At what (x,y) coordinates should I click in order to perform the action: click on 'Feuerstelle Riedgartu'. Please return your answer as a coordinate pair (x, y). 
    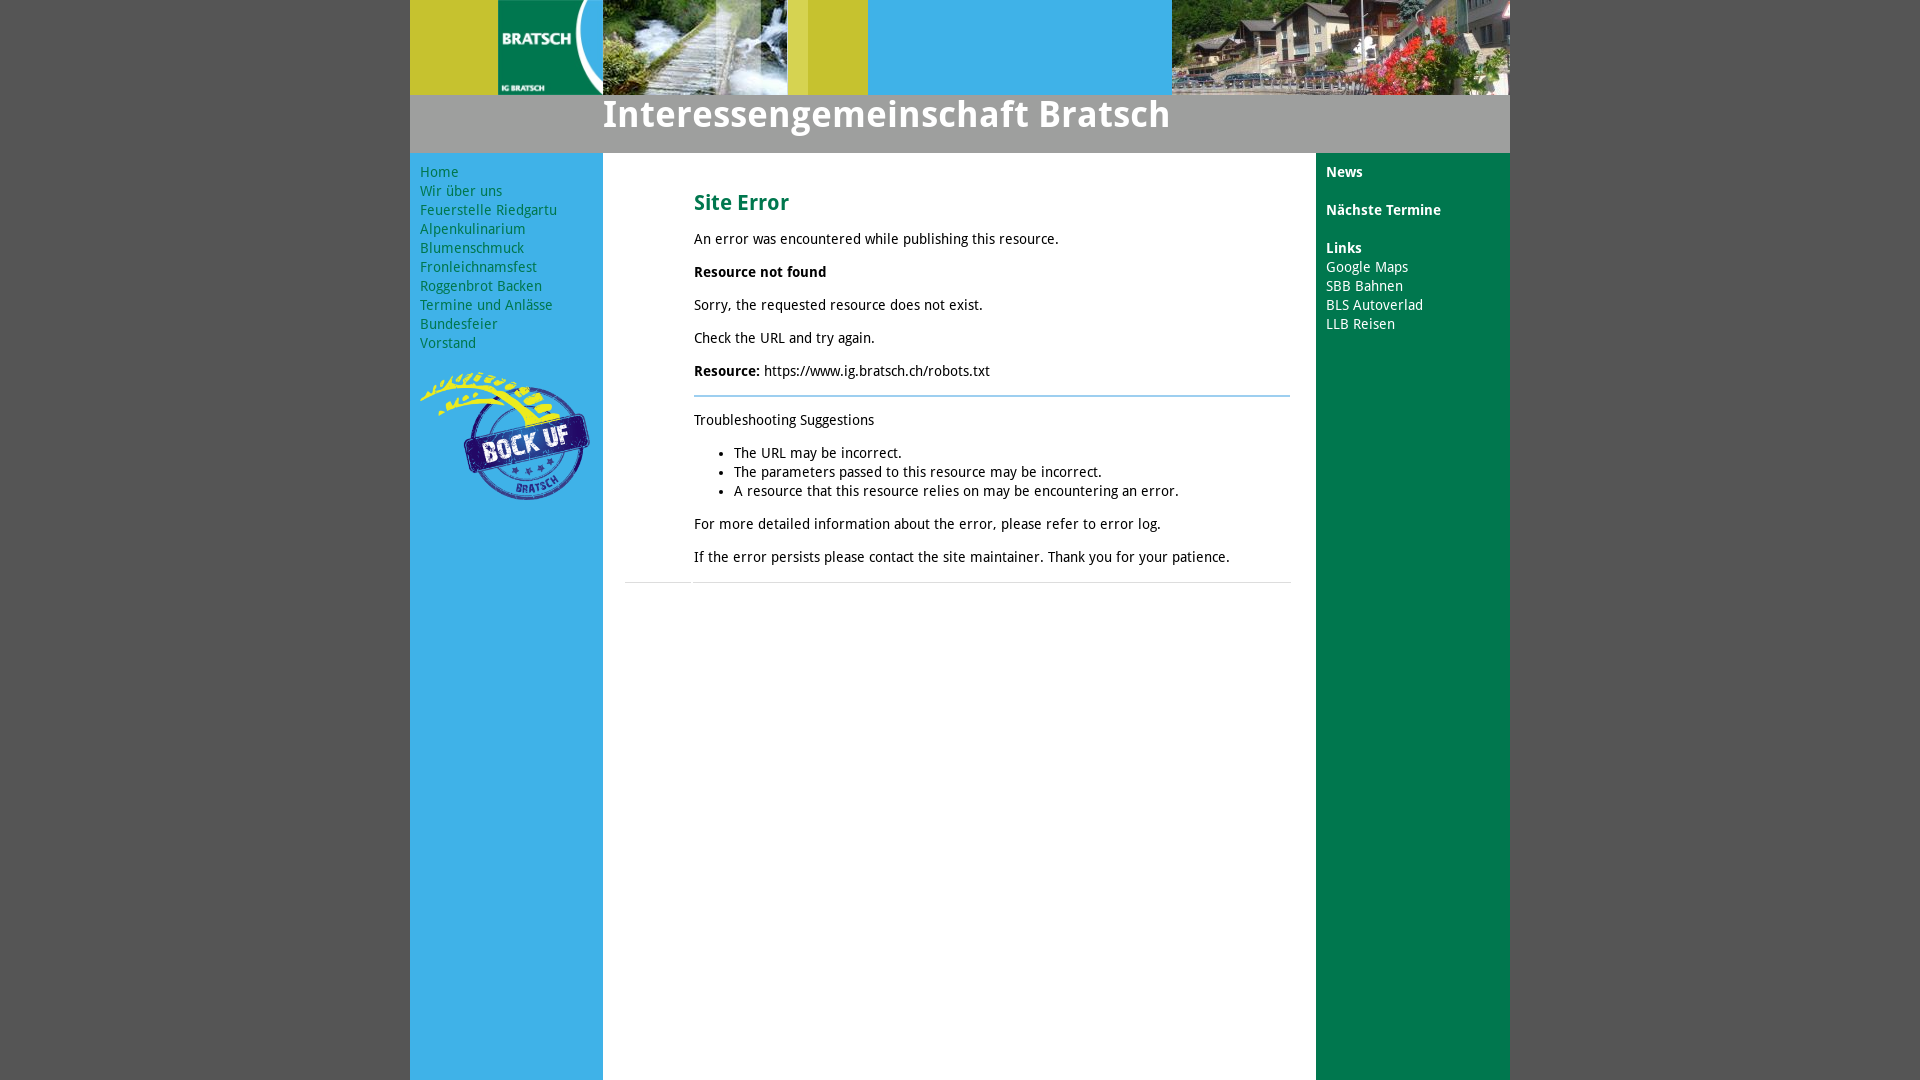
    Looking at the image, I should click on (488, 209).